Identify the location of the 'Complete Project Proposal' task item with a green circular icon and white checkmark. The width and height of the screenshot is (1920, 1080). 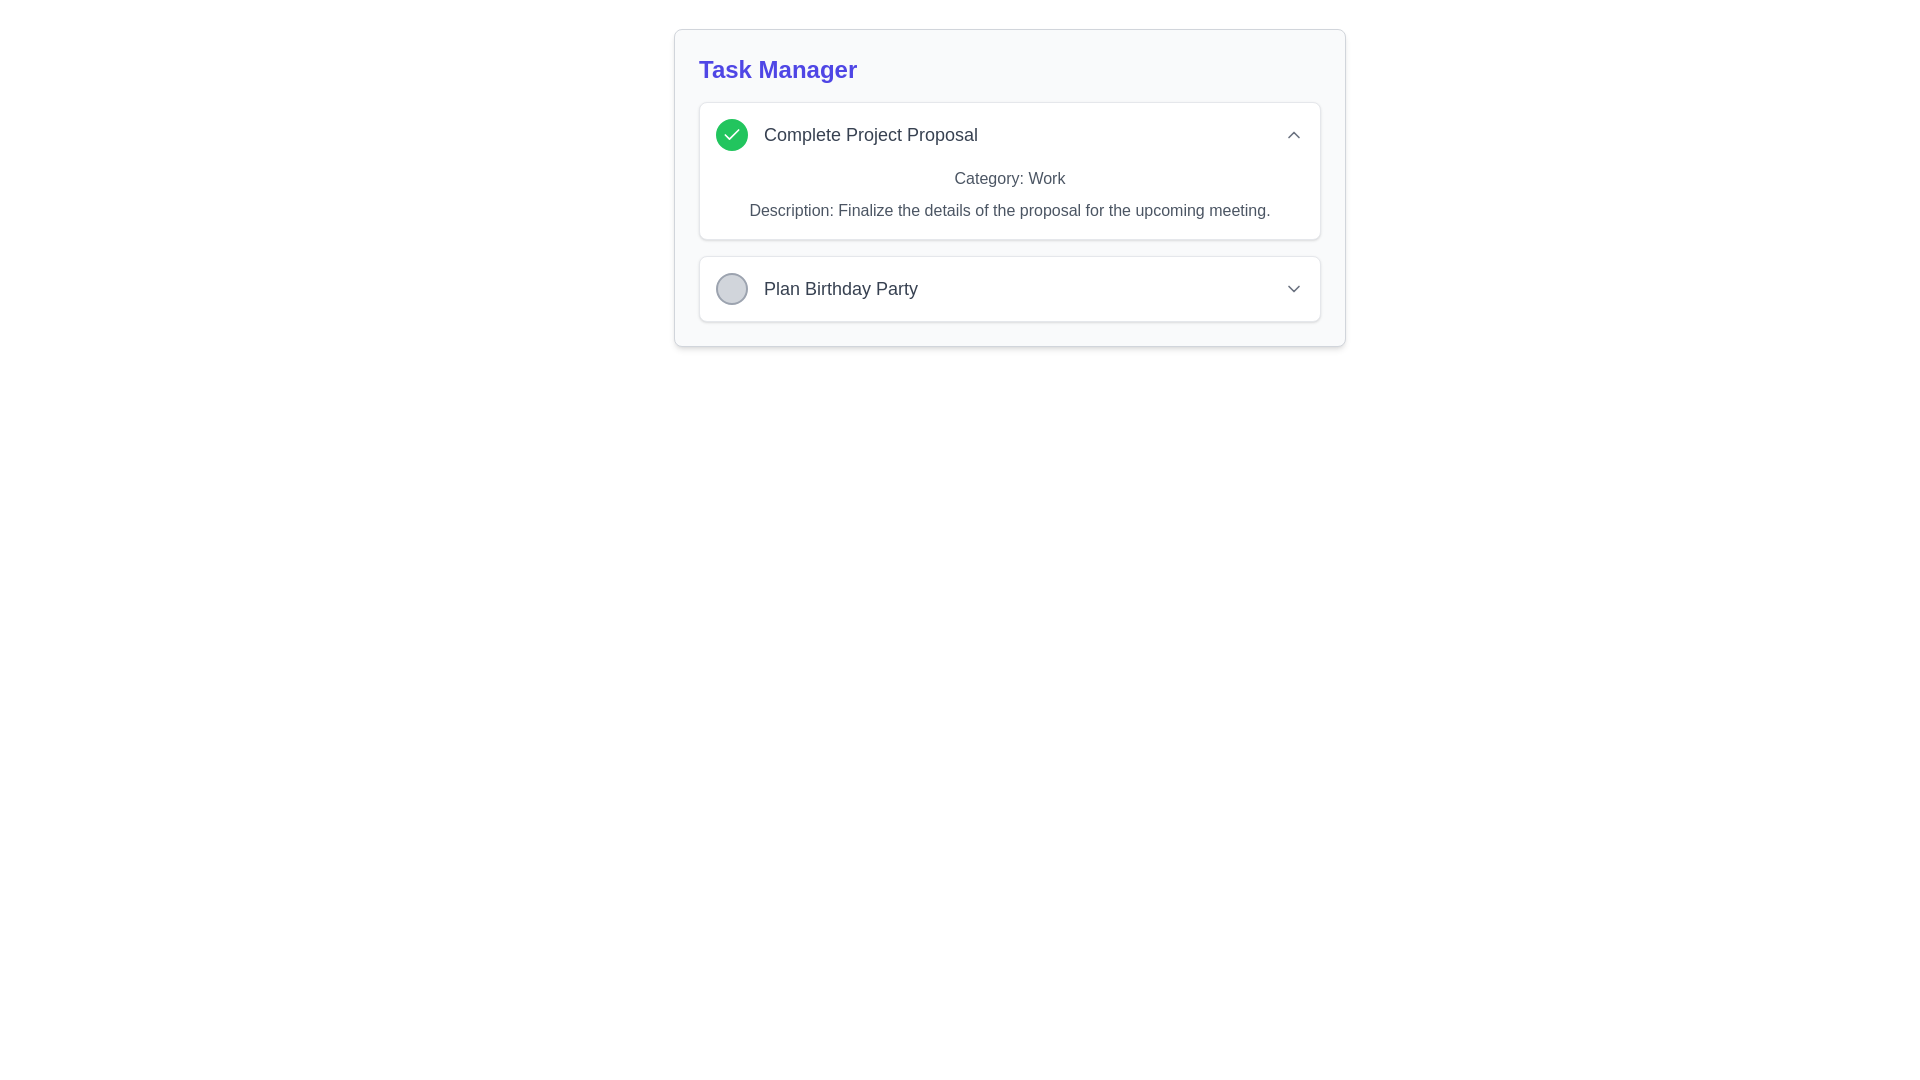
(846, 135).